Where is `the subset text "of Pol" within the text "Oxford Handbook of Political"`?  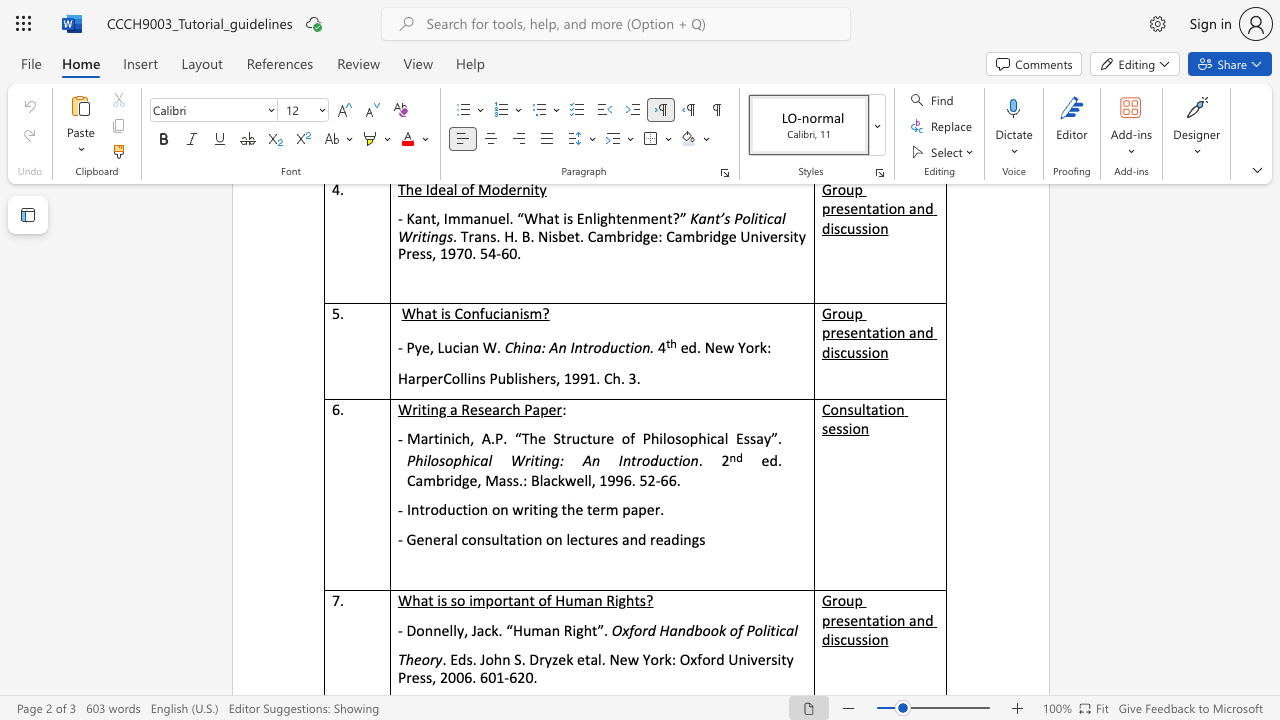 the subset text "of Pol" within the text "Oxford Handbook of Political" is located at coordinates (728, 630).